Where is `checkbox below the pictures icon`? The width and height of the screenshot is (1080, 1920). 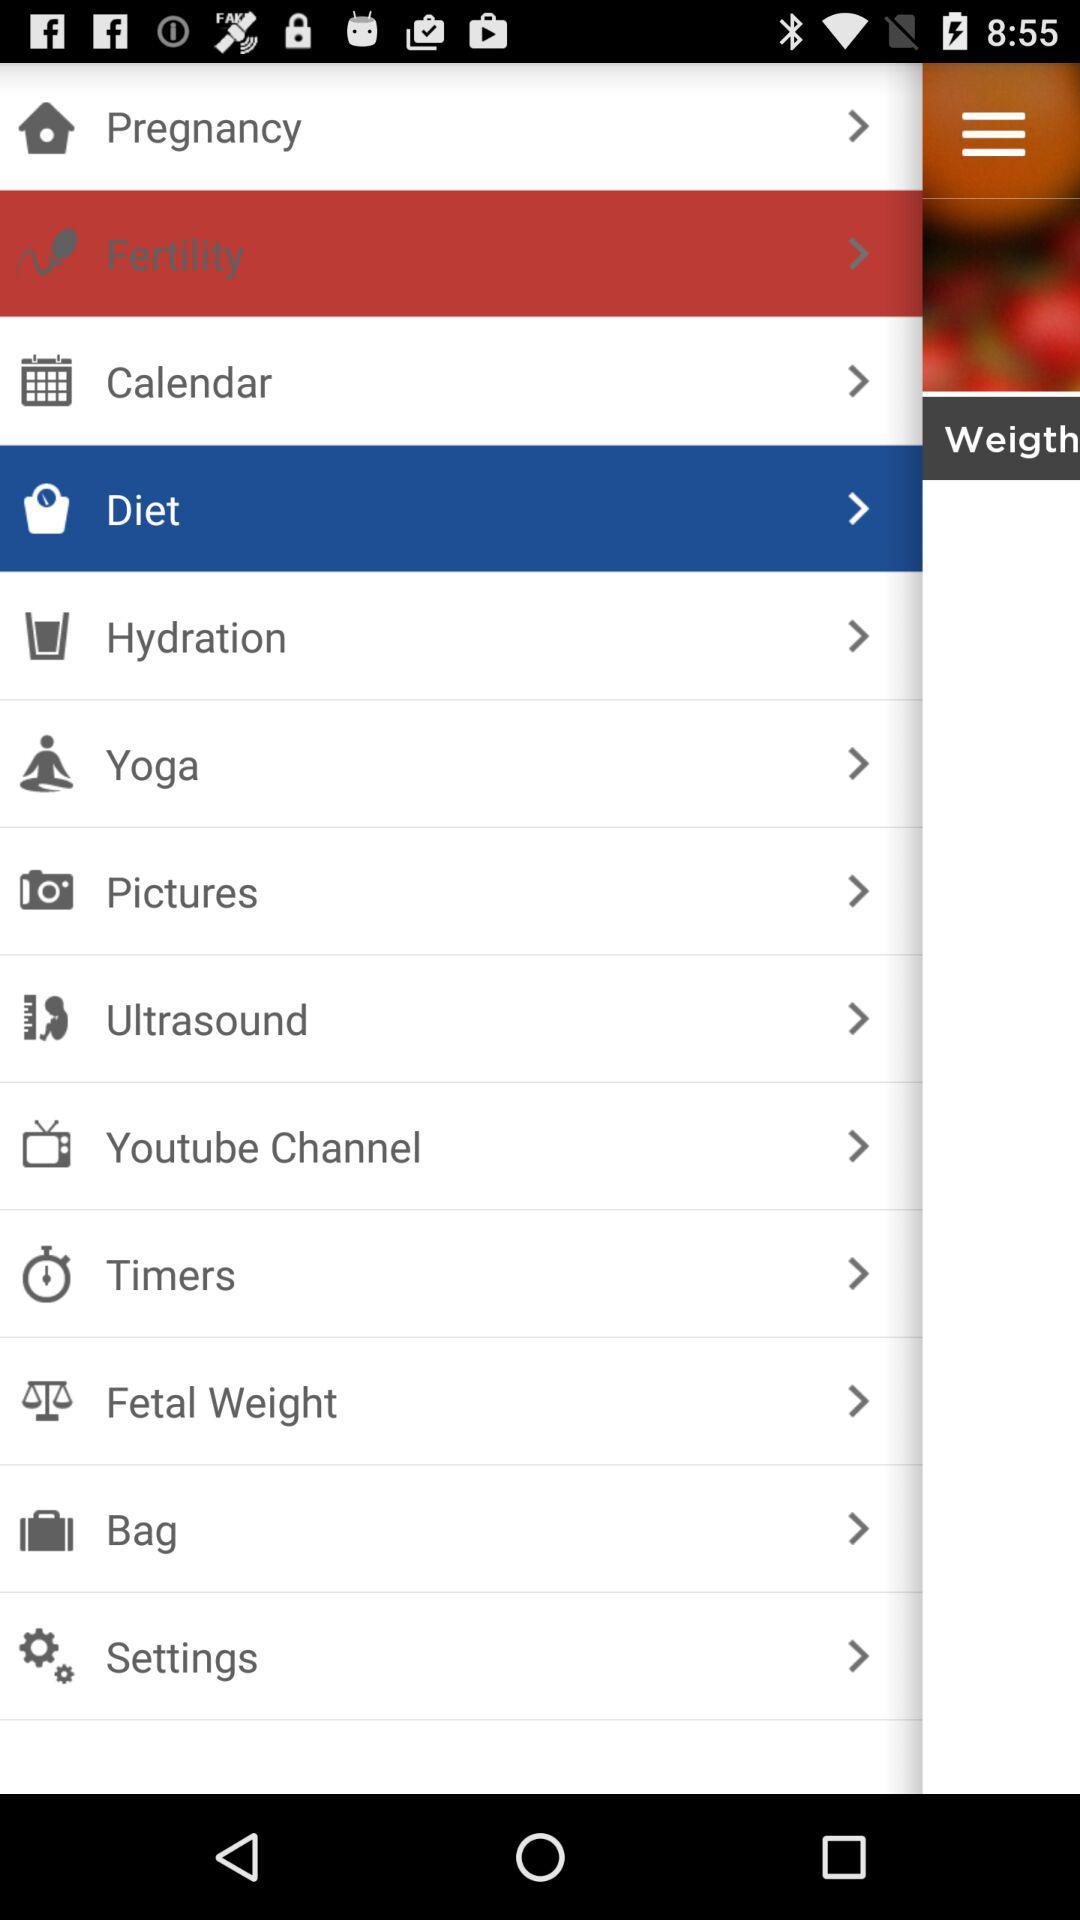 checkbox below the pictures icon is located at coordinates (457, 1018).